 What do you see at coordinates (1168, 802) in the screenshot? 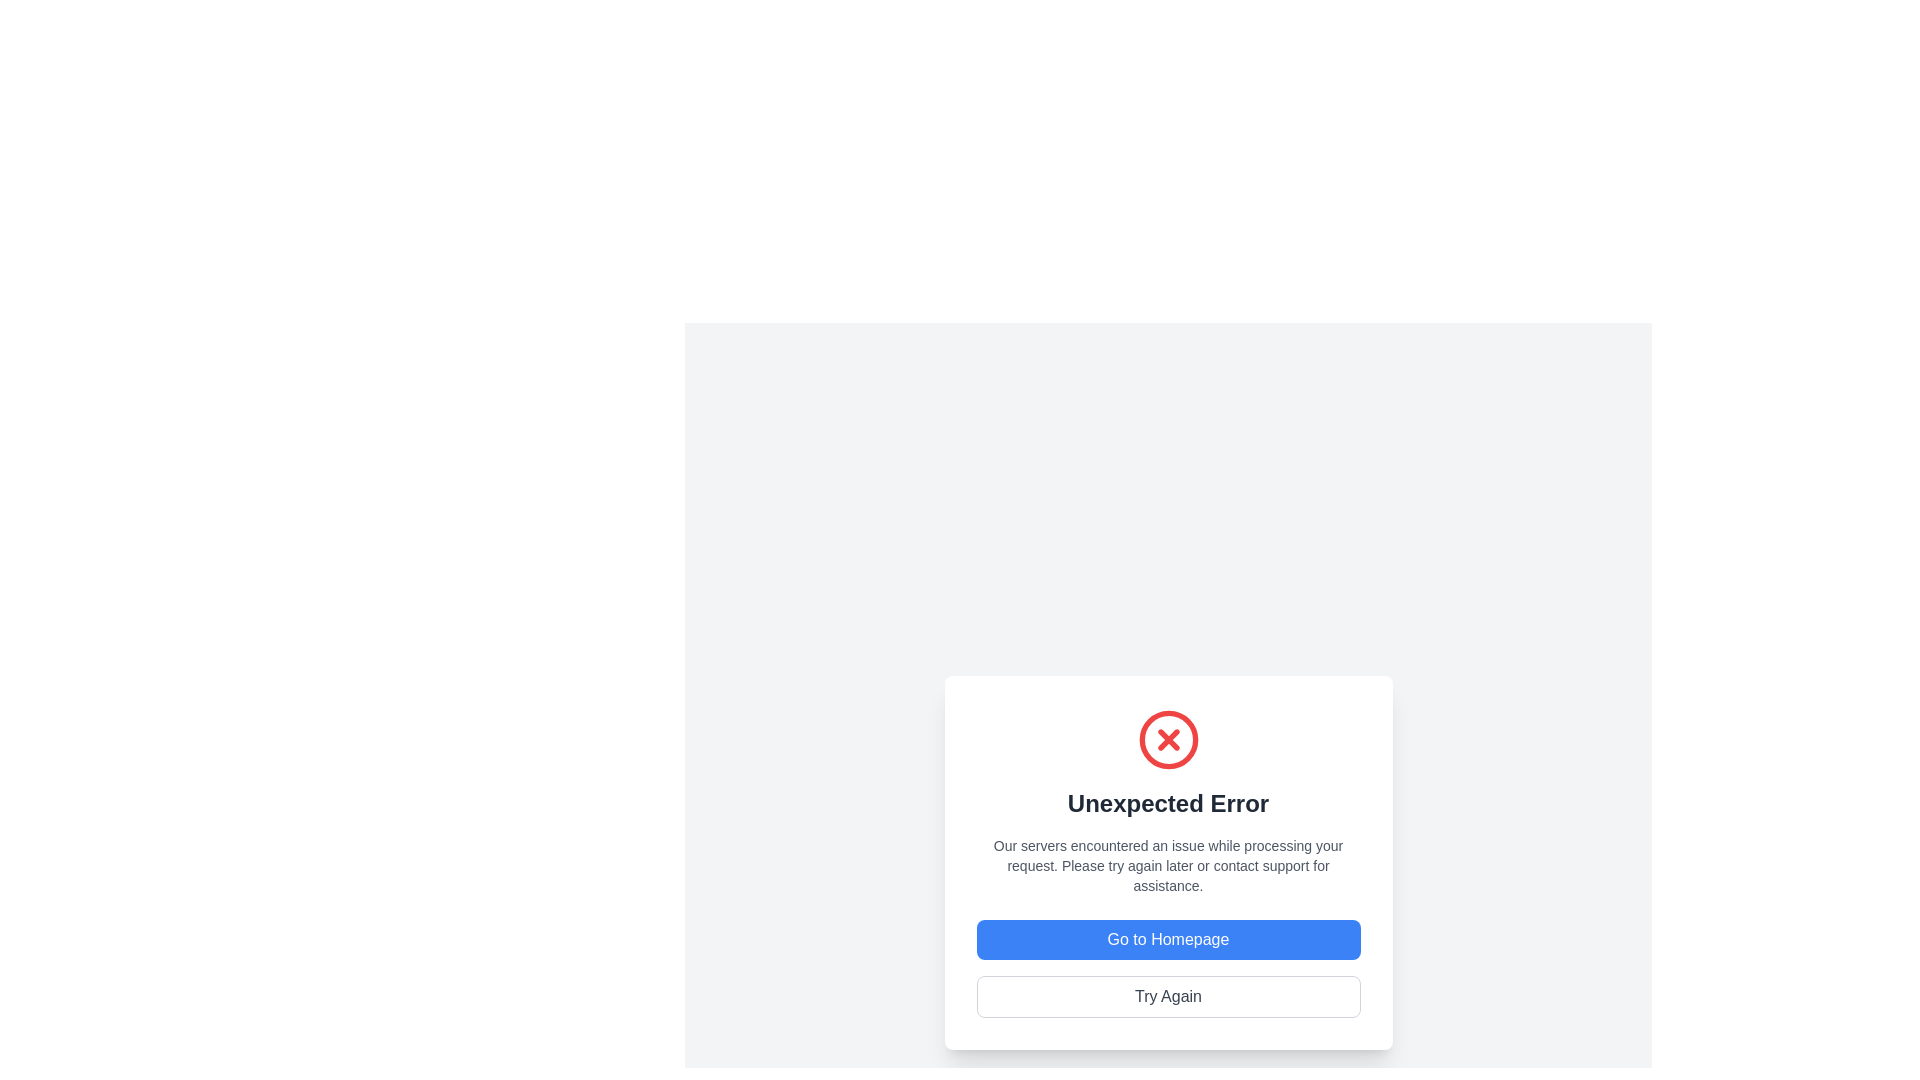
I see `the heading text label displaying 'Unexpected Error' in a large bold font, located in the center of the error message interface` at bounding box center [1168, 802].